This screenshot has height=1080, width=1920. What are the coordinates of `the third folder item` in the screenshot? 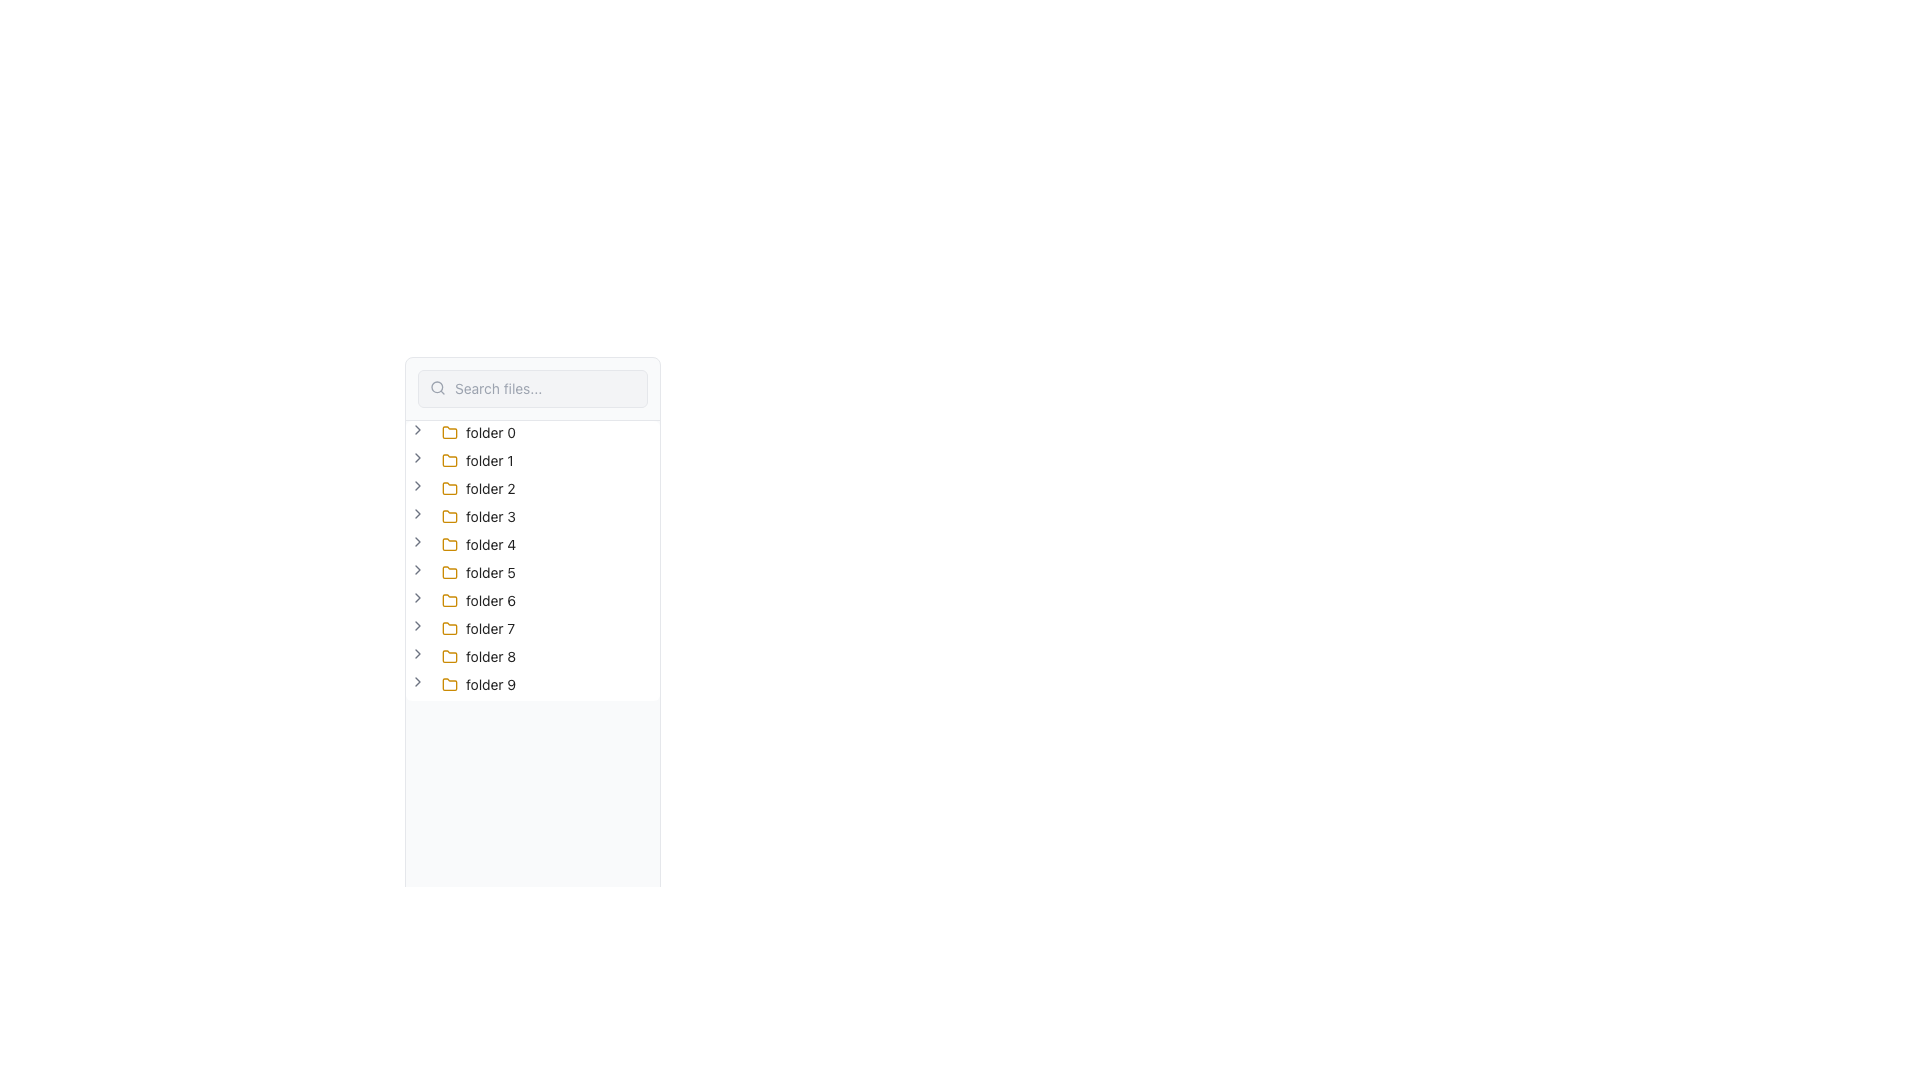 It's located at (477, 489).